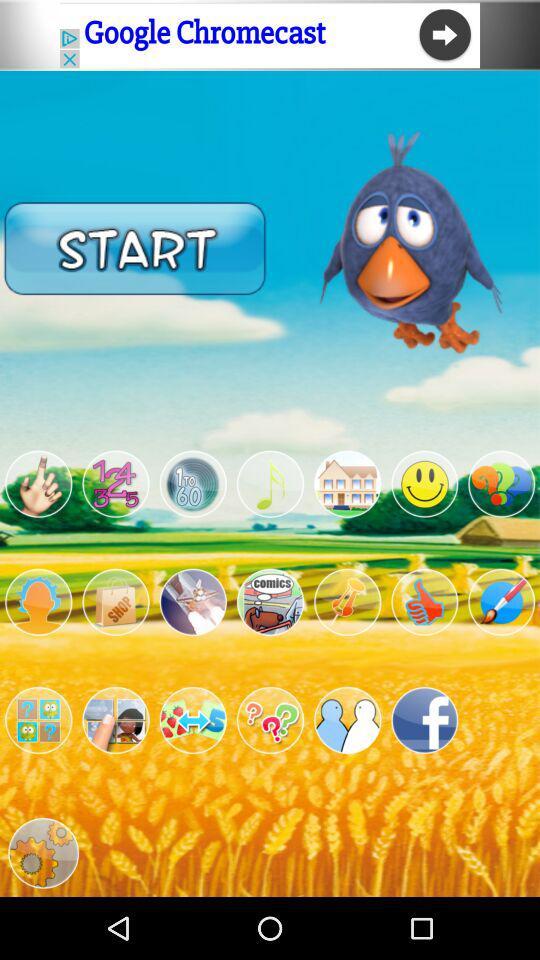  What do you see at coordinates (38, 483) in the screenshot?
I see `touch the bird symbol` at bounding box center [38, 483].